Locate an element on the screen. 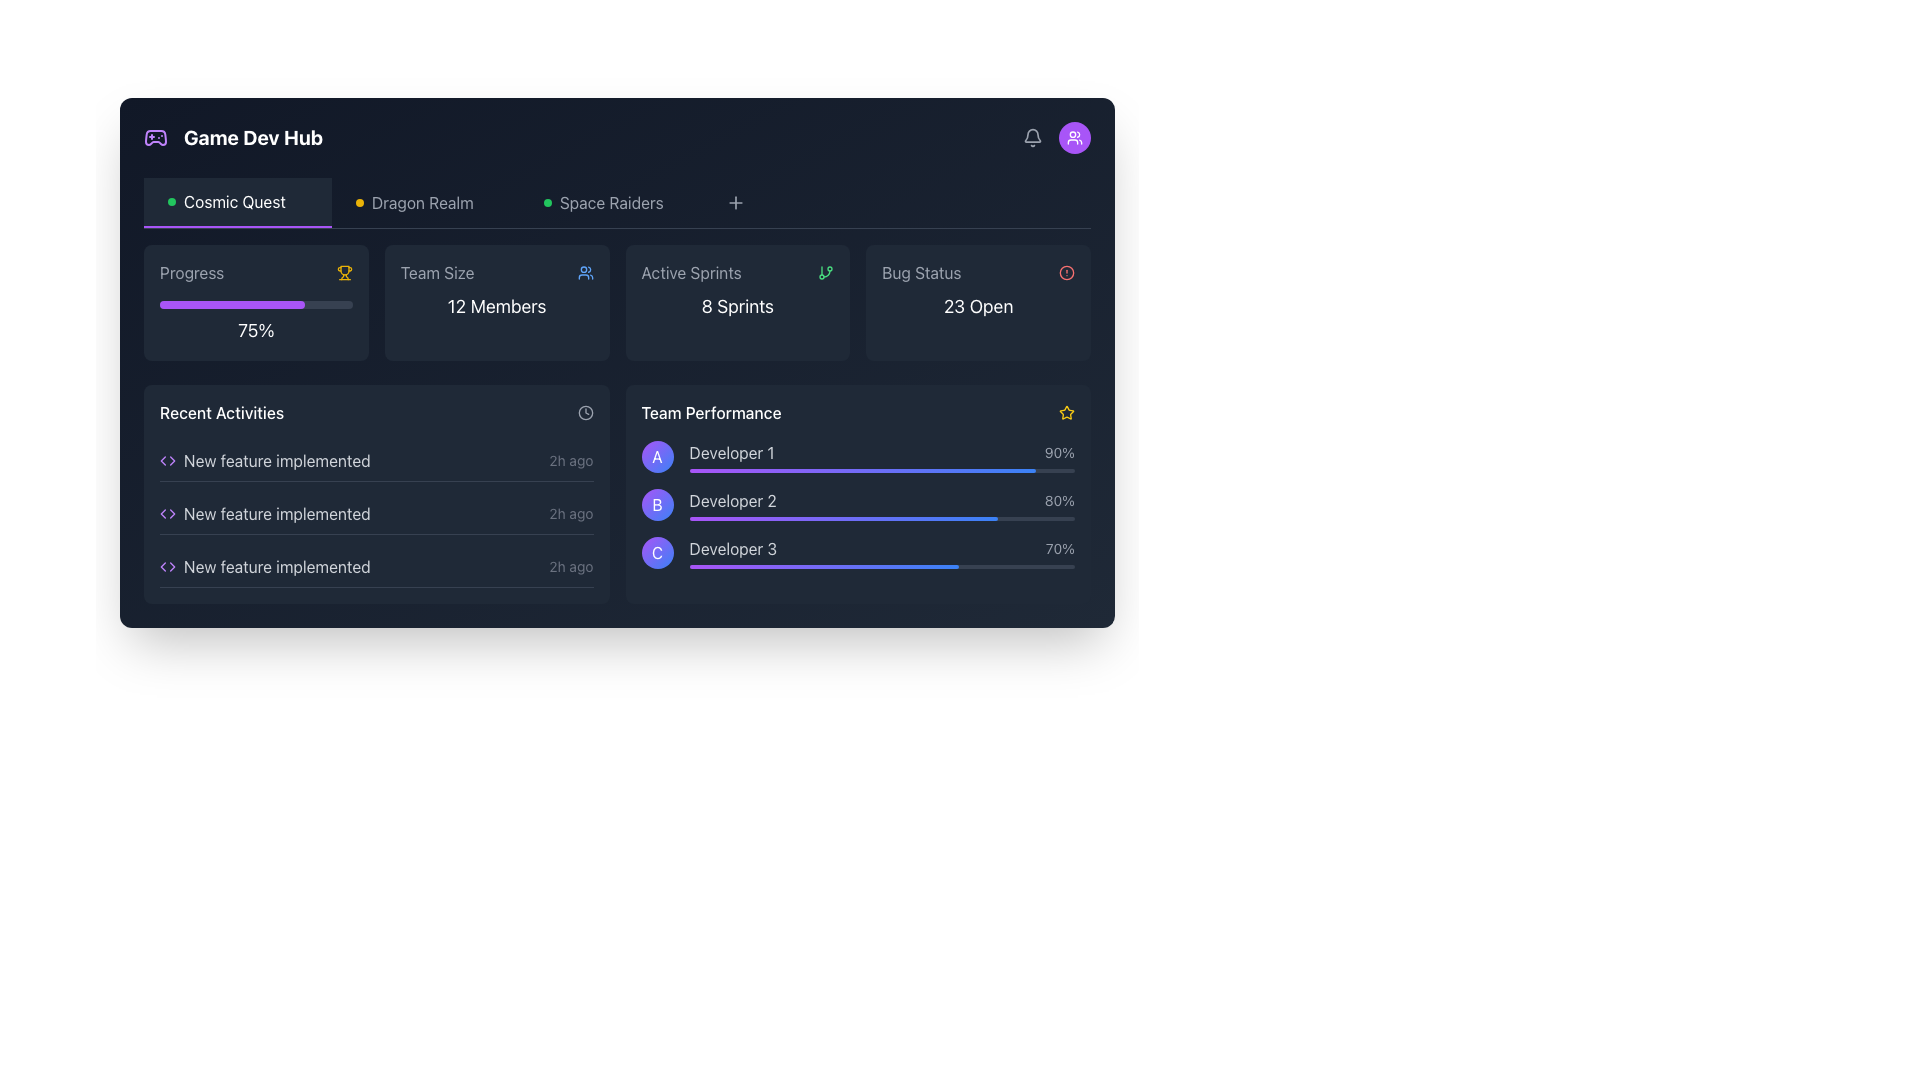  the black gamepad icon with a vivid purple color enhancement, located at the top left corner of the application interface, aligned with the 'Game Dev Hub' title text is located at coordinates (155, 137).